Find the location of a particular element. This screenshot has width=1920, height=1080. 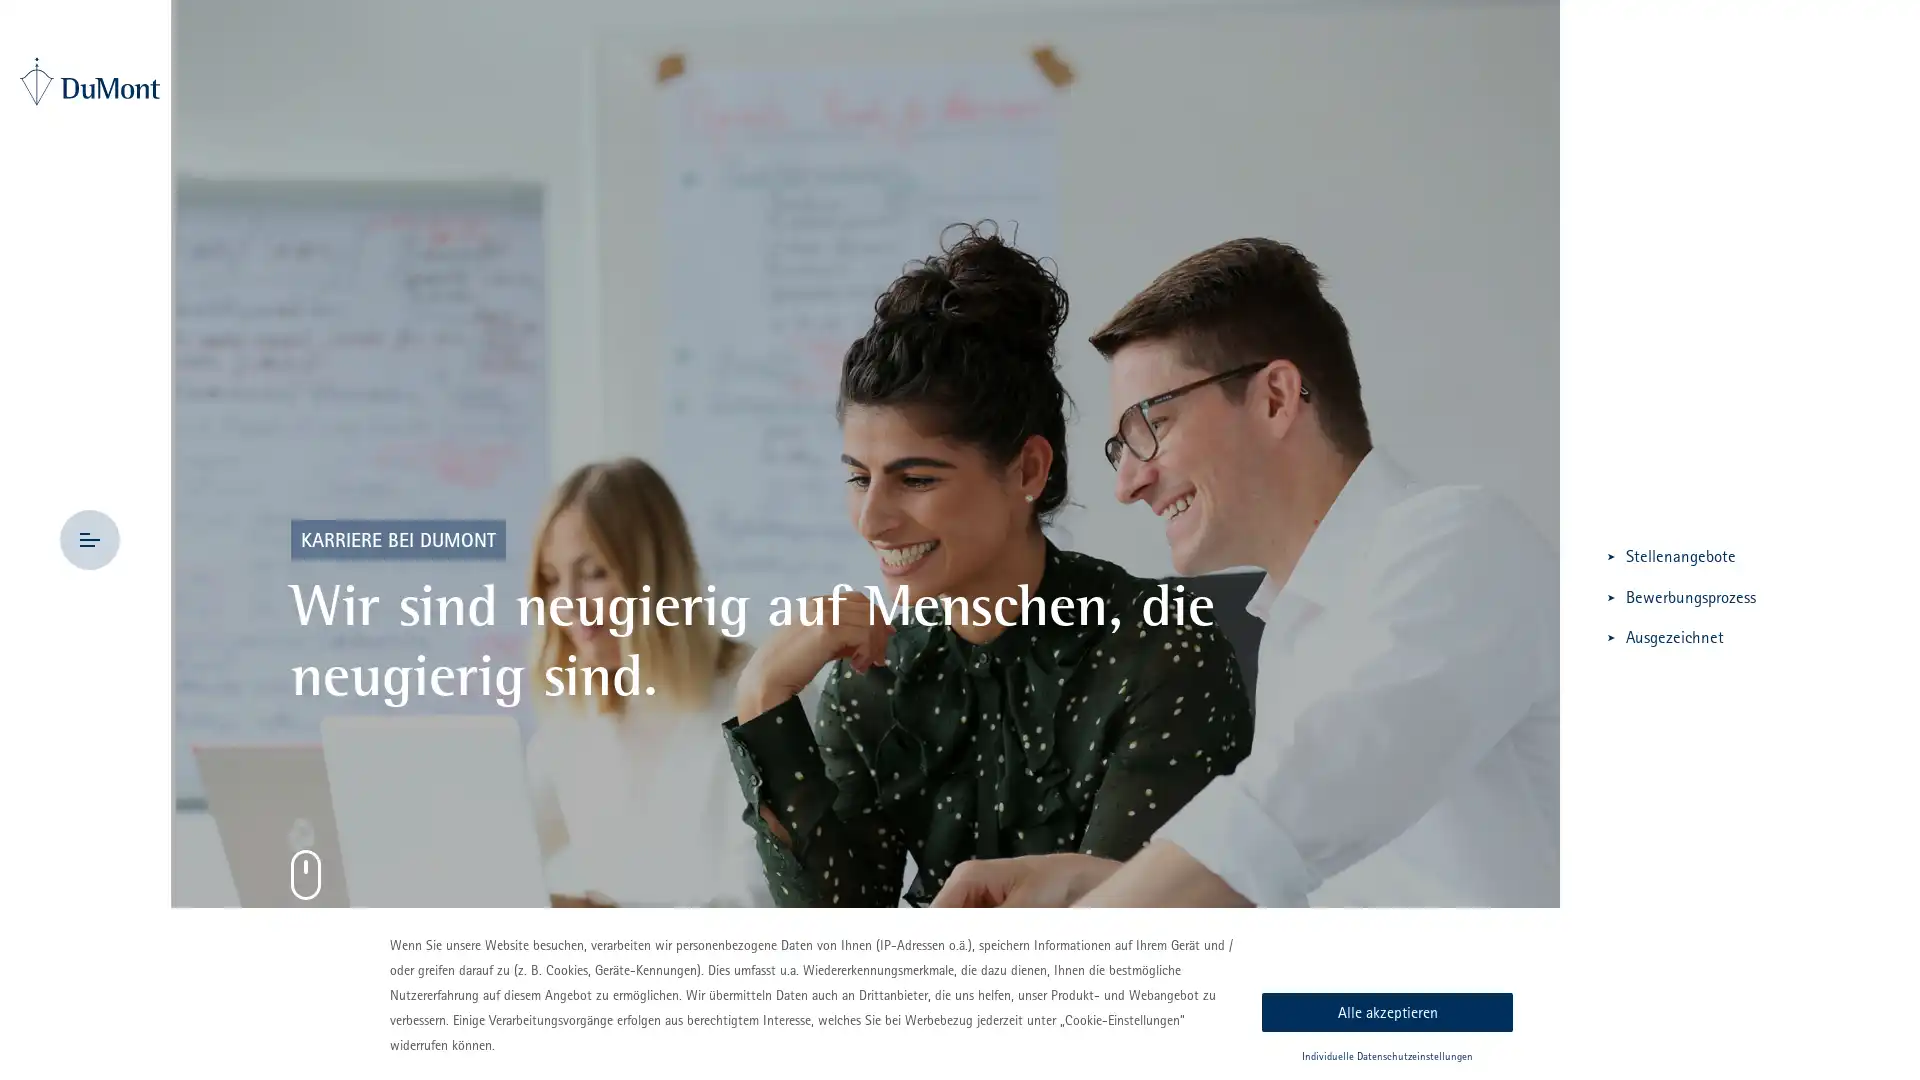

Alle akzeptieren is located at coordinates (1386, 1012).